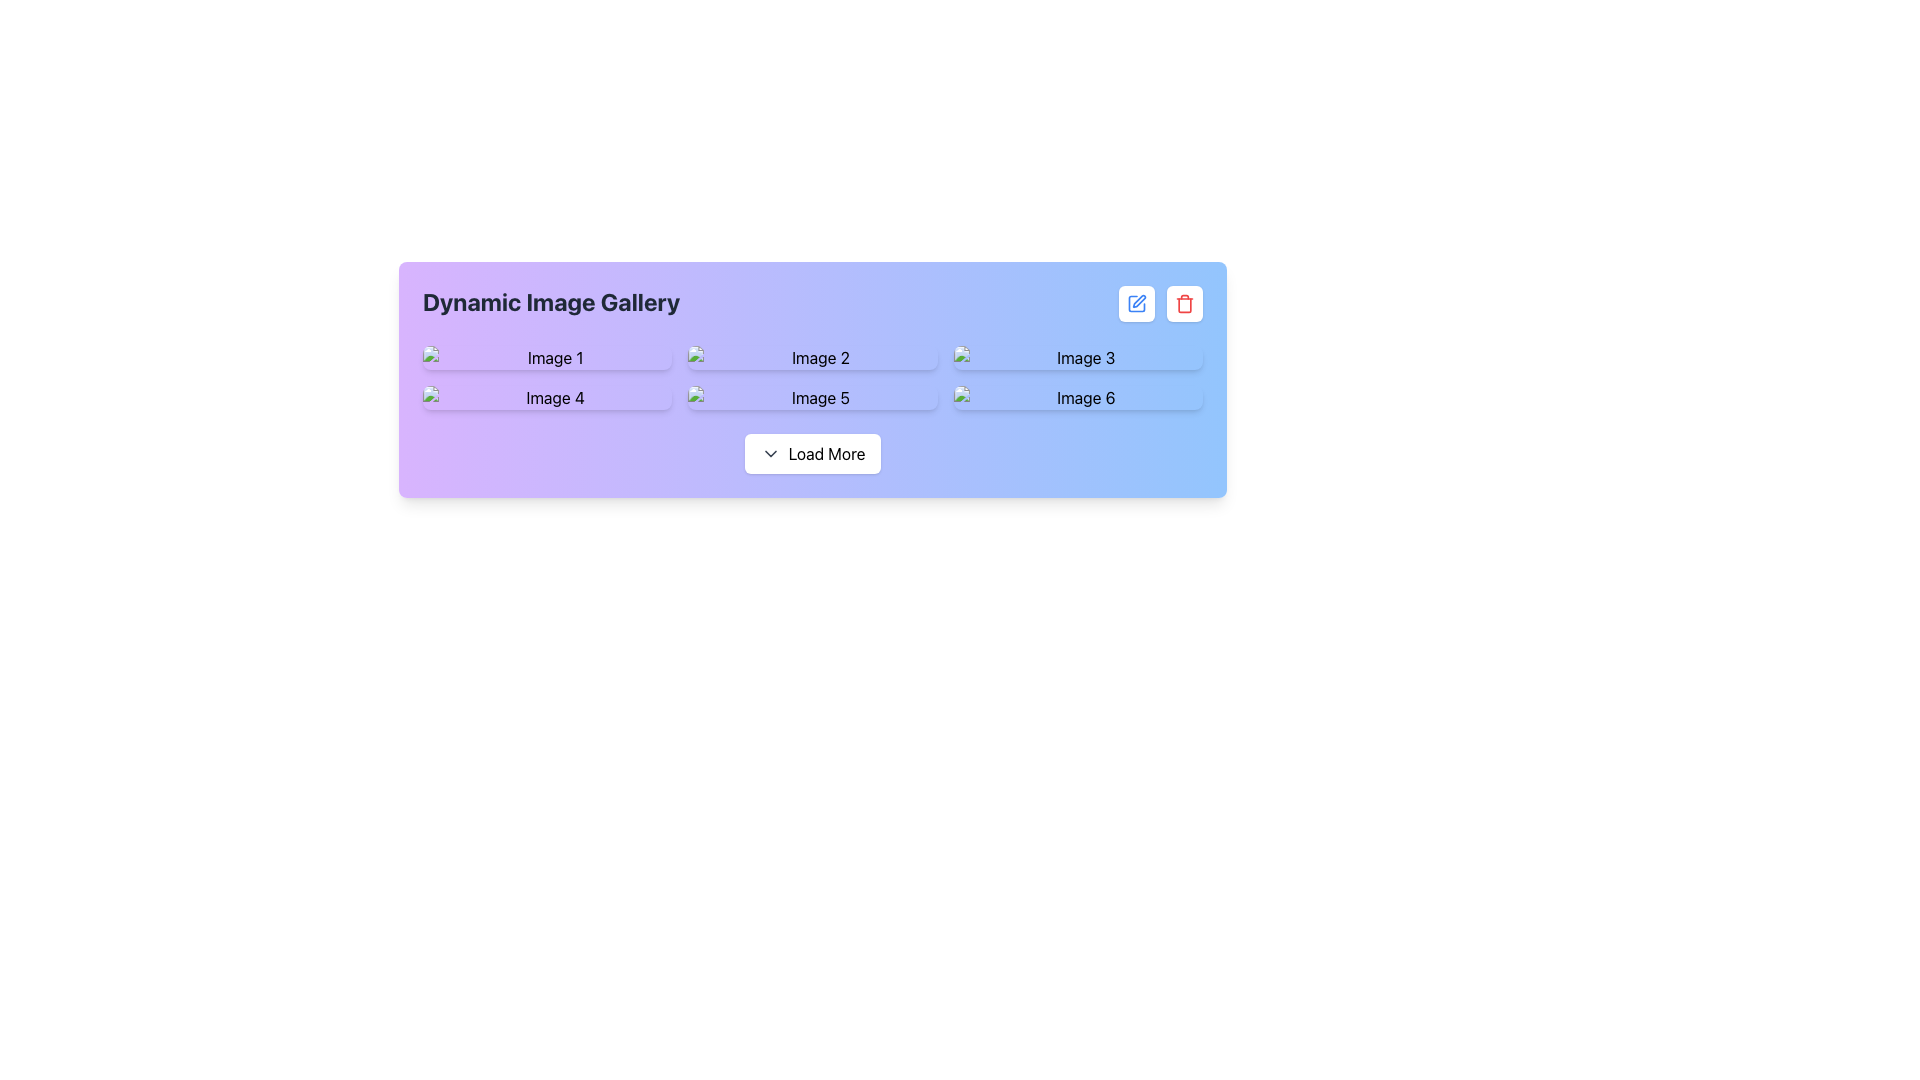  Describe the element at coordinates (1077, 397) in the screenshot. I see `the image labeled 'Image 6' in the second row, third column of the 'Dynamic Image Gallery' for interaction` at that location.